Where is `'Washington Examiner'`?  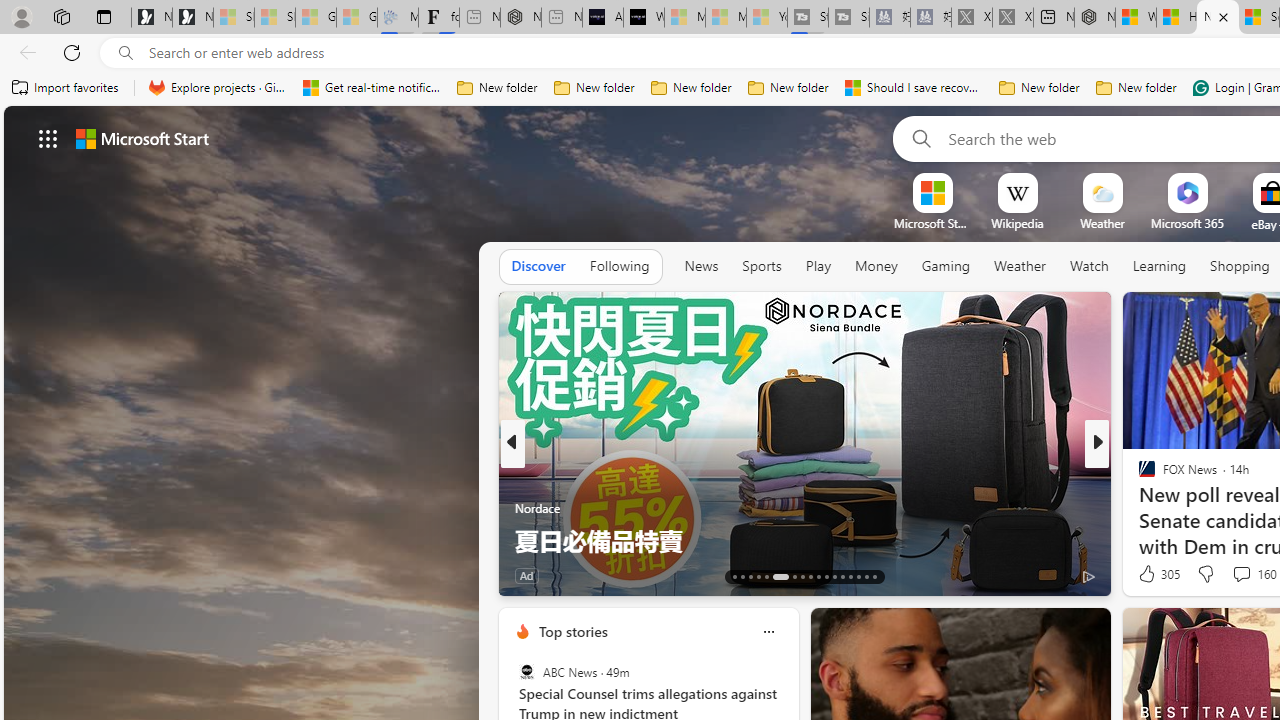
'Washington Examiner' is located at coordinates (1138, 475).